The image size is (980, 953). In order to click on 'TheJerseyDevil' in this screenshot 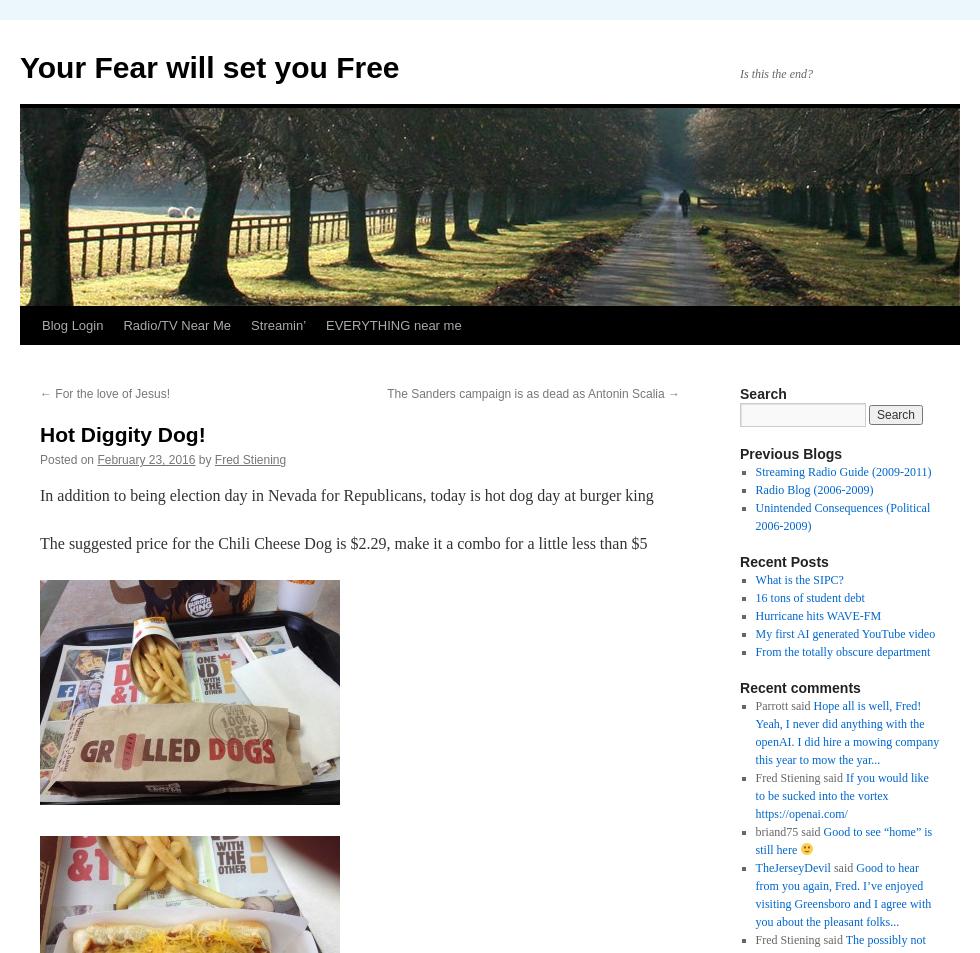, I will do `click(792, 867)`.